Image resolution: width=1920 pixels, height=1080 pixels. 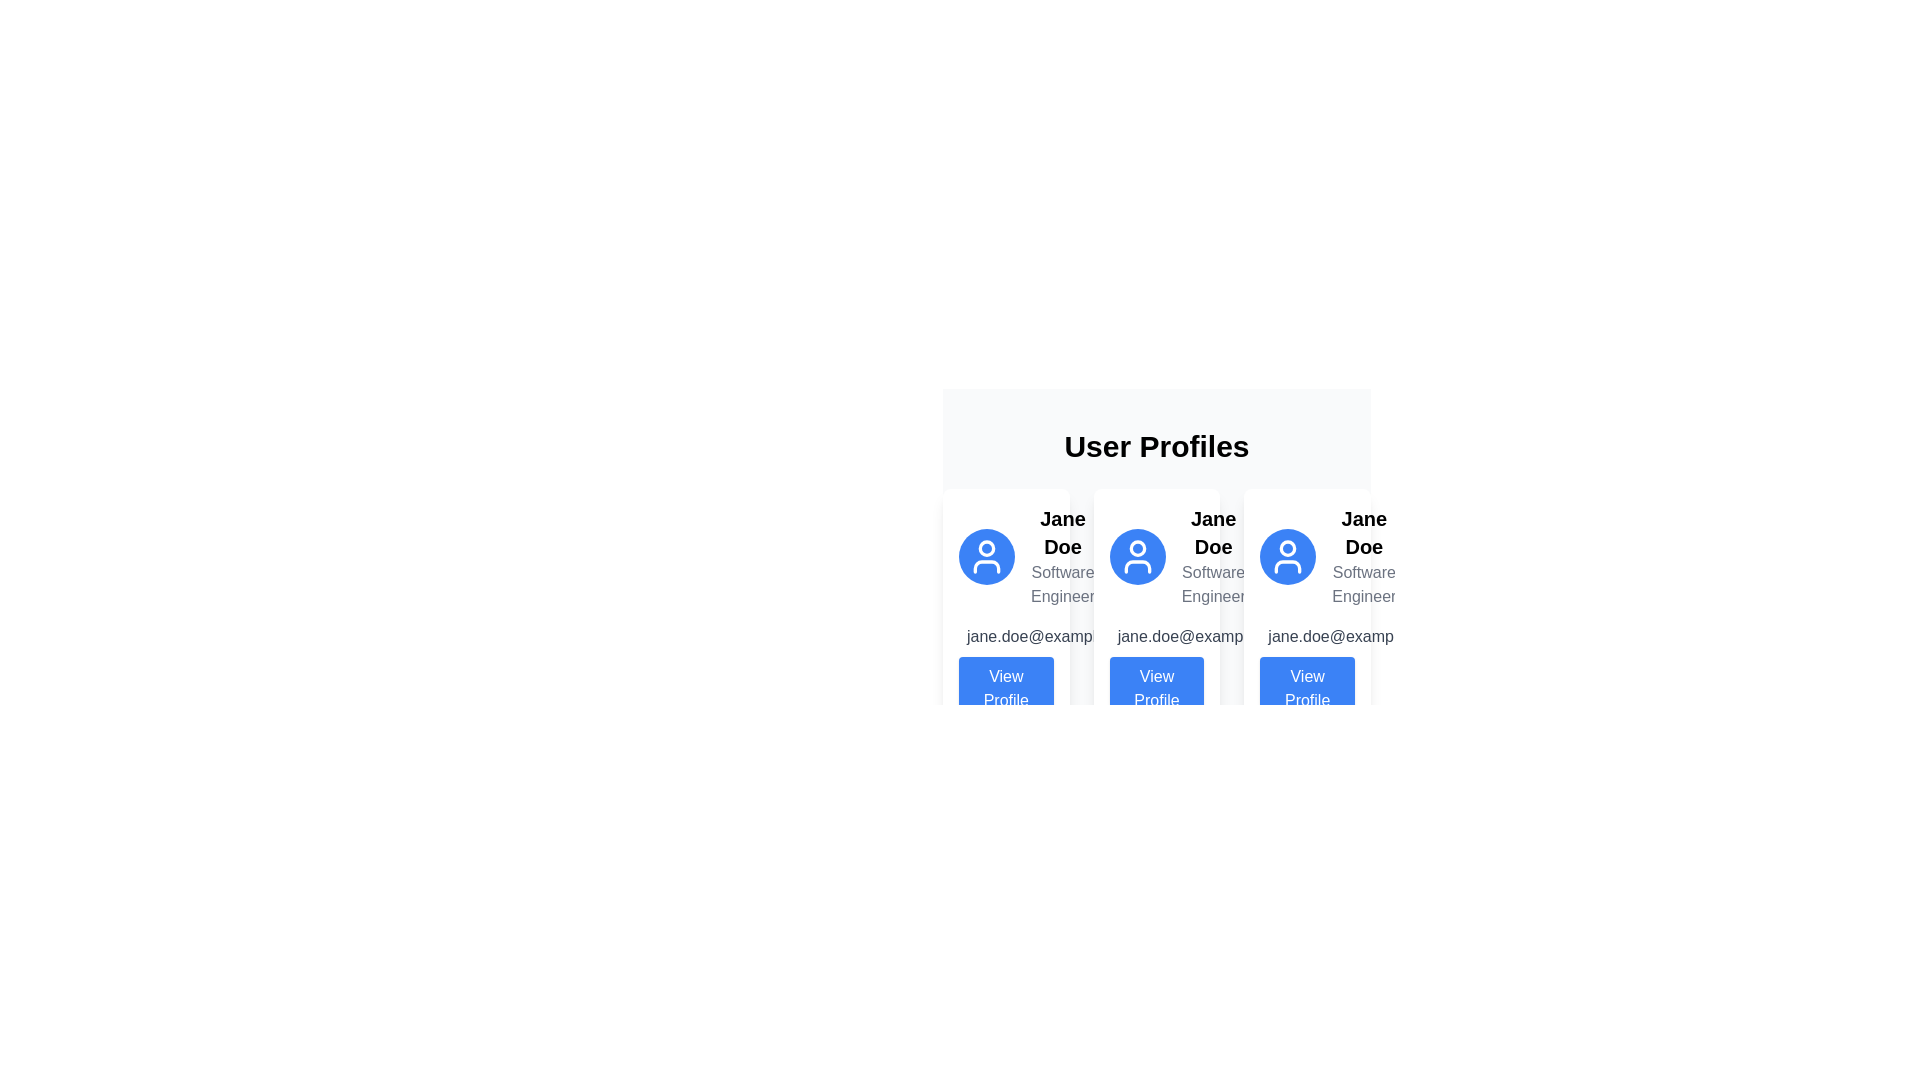 I want to click on the static text display that shows the user's email address, located within the information panel, below the name and title, and above the 'View Profile' button, so click(x=1006, y=636).